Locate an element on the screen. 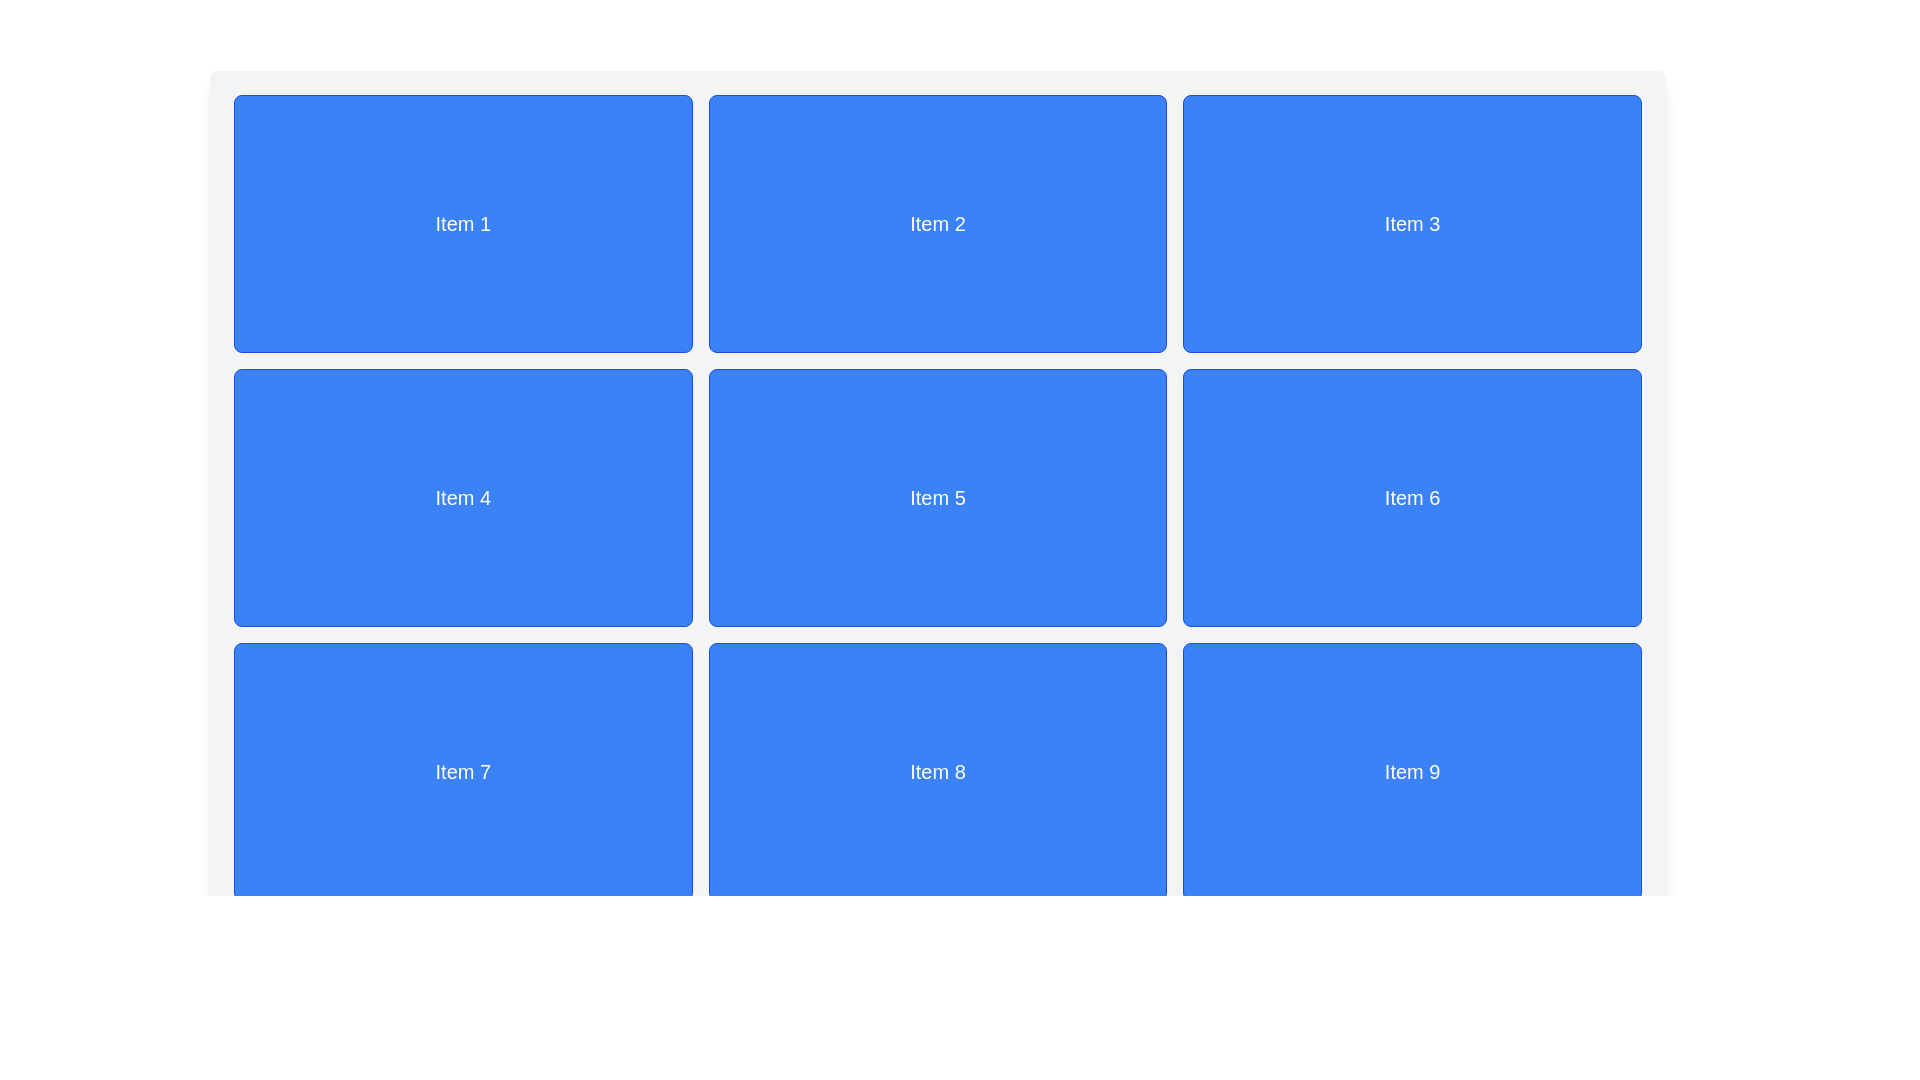 This screenshot has width=1920, height=1080. the blue rectangular box with rounded corners that contains centered white text reading 'Item 8', located in the middle column of the bottom row in a 3x3 grid layout is located at coordinates (936, 770).